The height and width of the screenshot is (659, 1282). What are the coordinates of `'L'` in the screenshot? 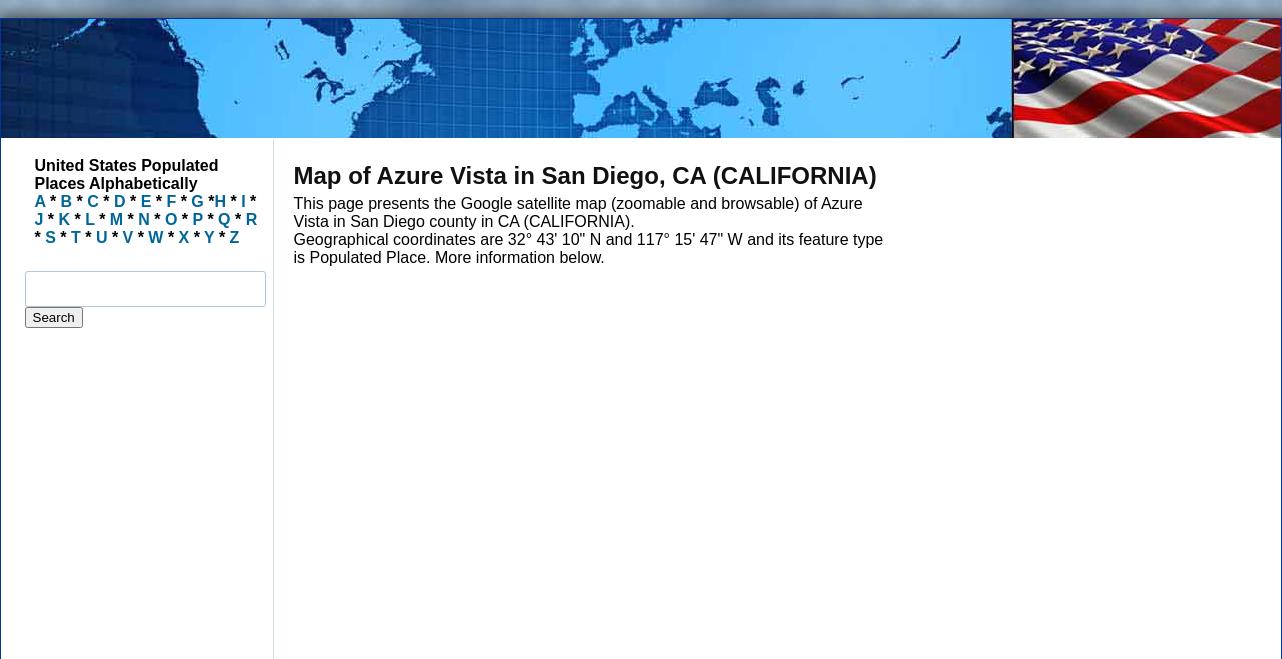 It's located at (89, 219).